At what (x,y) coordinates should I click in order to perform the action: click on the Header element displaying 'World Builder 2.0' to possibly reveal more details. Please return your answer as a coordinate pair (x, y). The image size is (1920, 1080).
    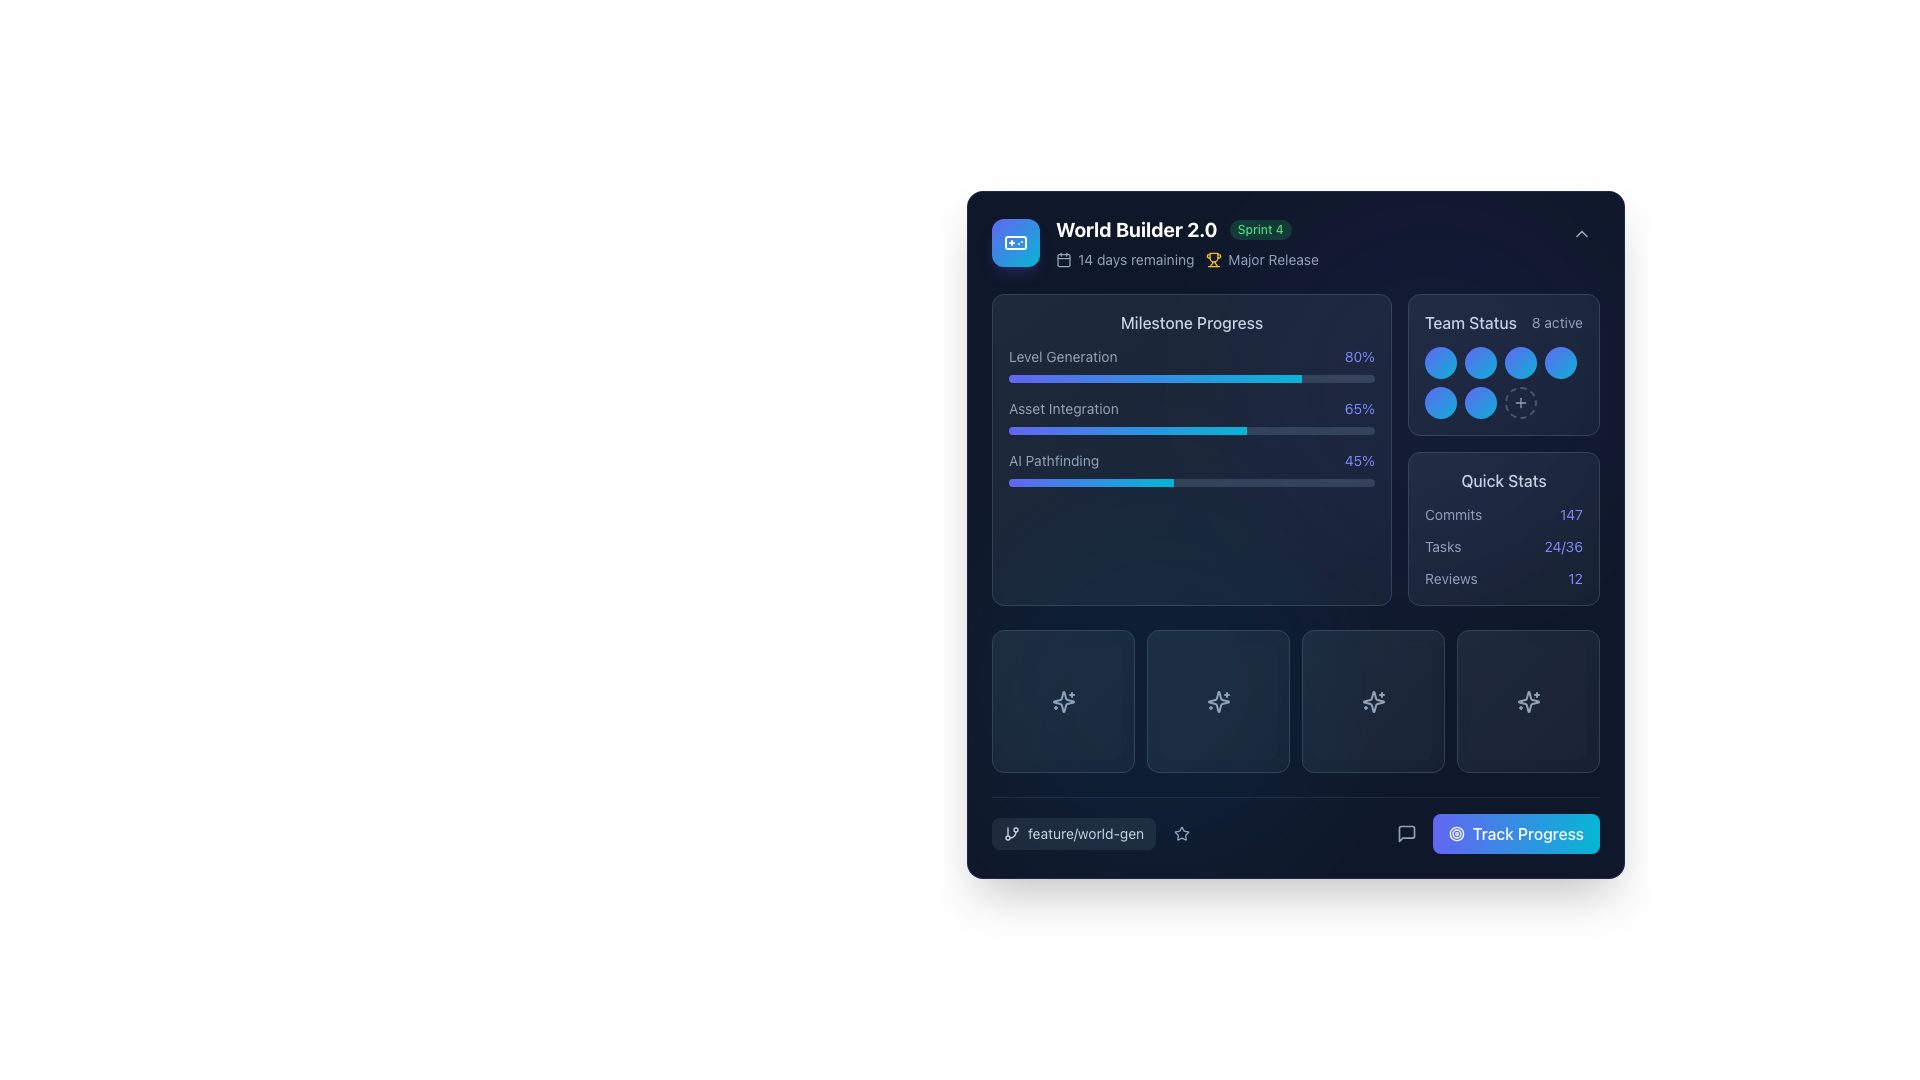
    Looking at the image, I should click on (1155, 242).